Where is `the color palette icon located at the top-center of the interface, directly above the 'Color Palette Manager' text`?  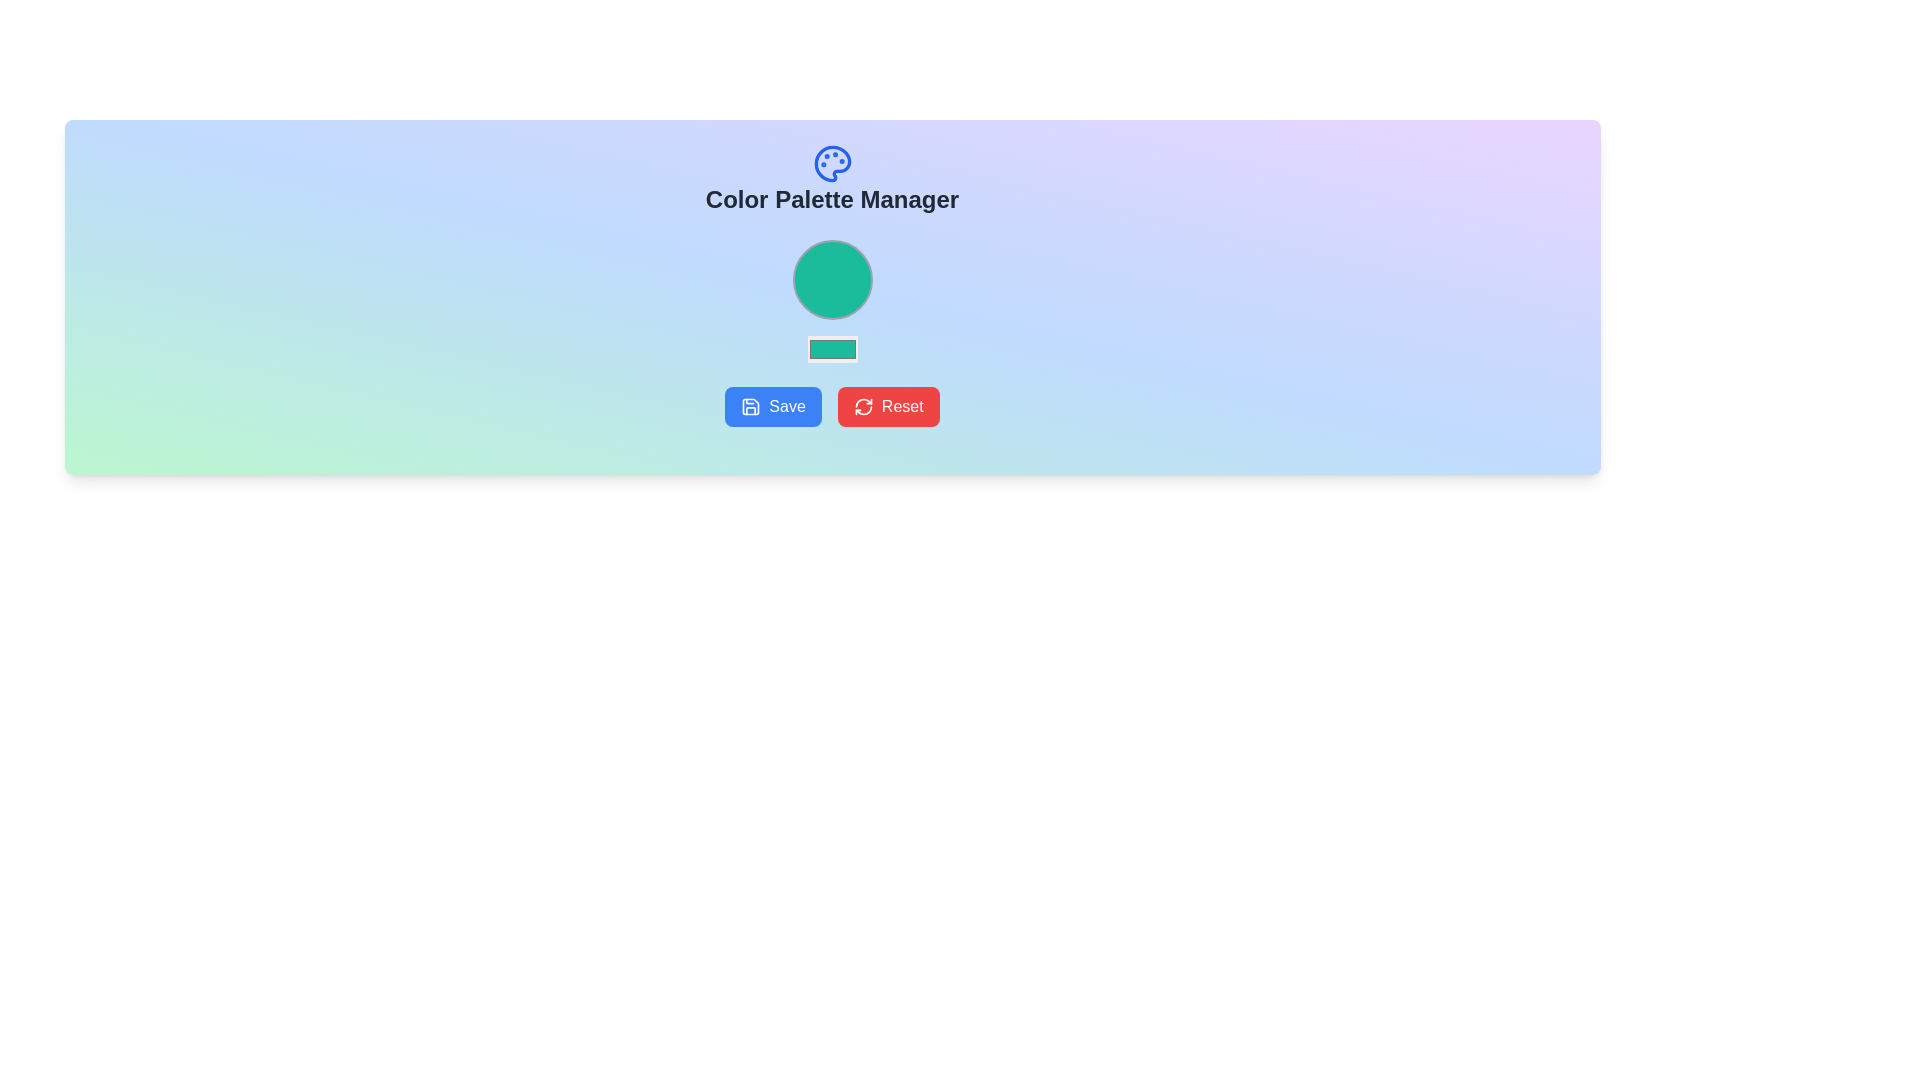
the color palette icon located at the top-center of the interface, directly above the 'Color Palette Manager' text is located at coordinates (832, 163).